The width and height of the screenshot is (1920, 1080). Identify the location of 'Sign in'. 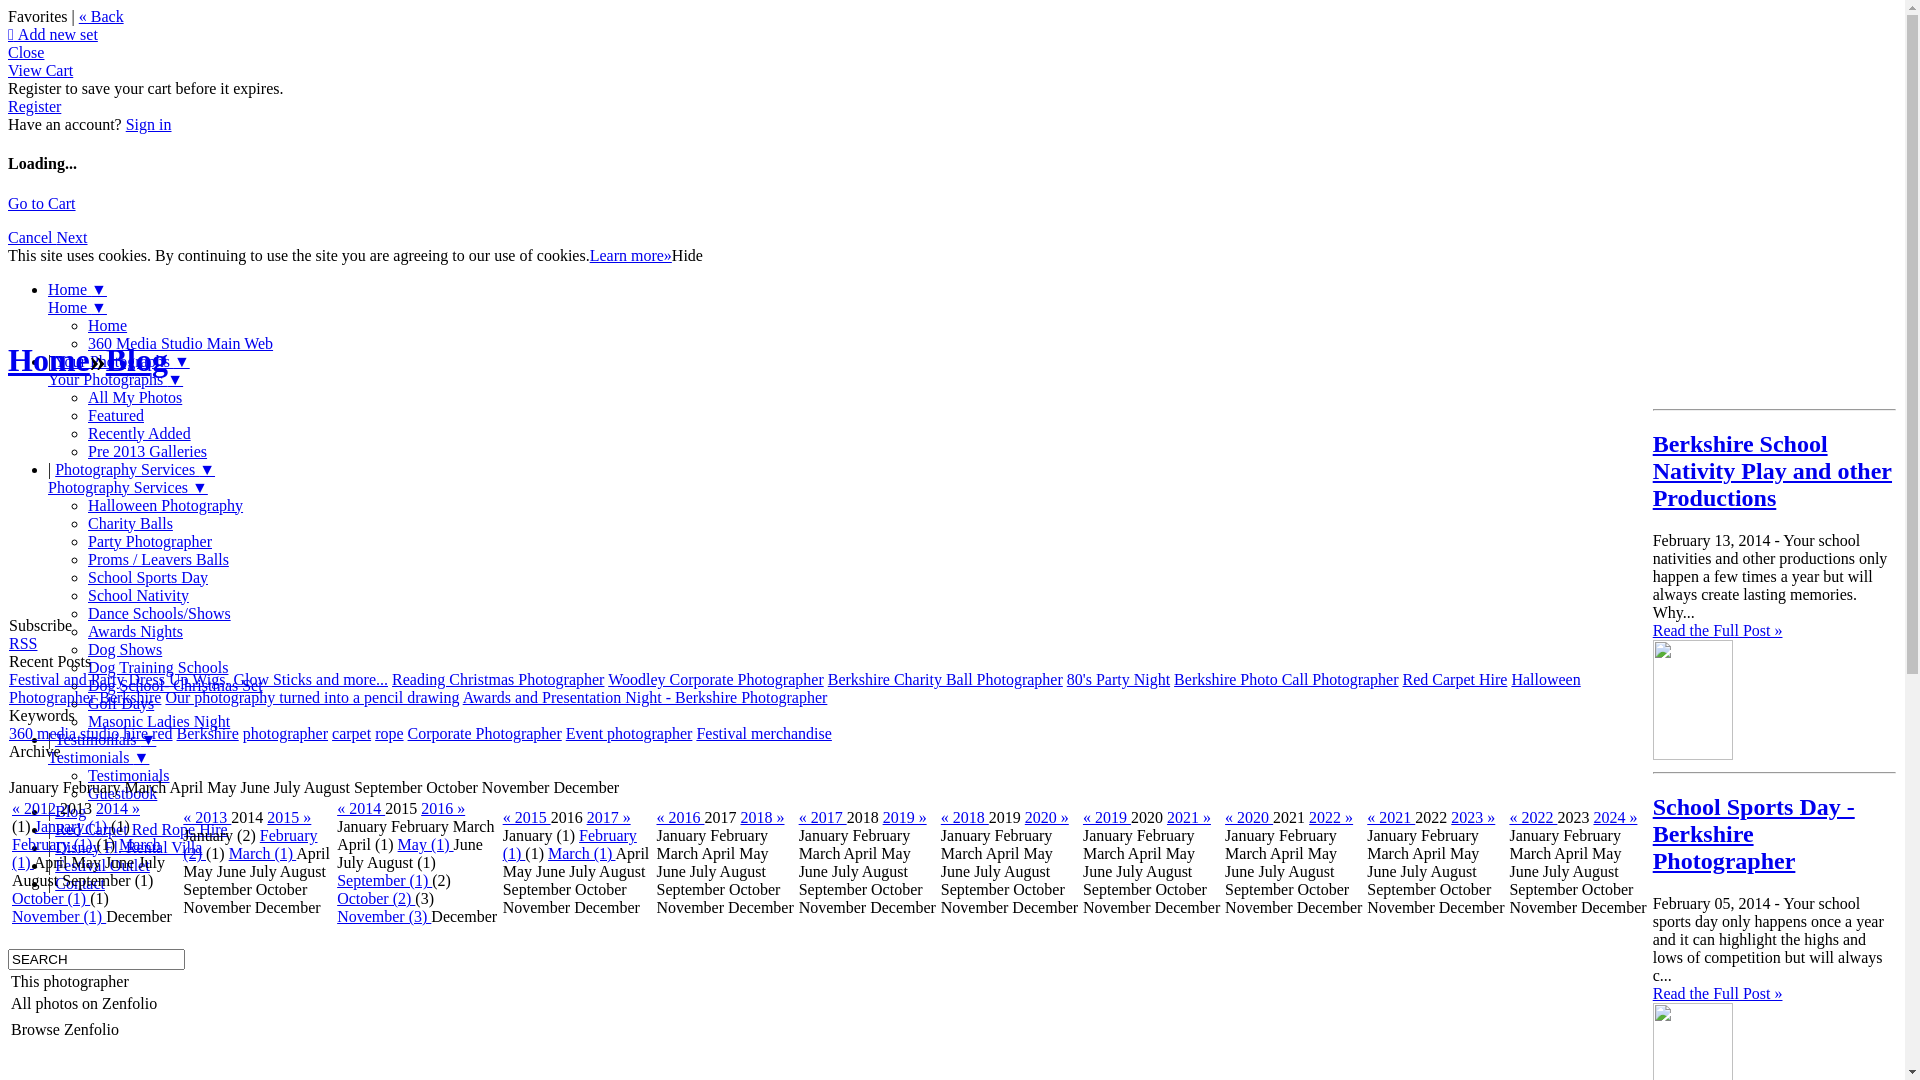
(124, 124).